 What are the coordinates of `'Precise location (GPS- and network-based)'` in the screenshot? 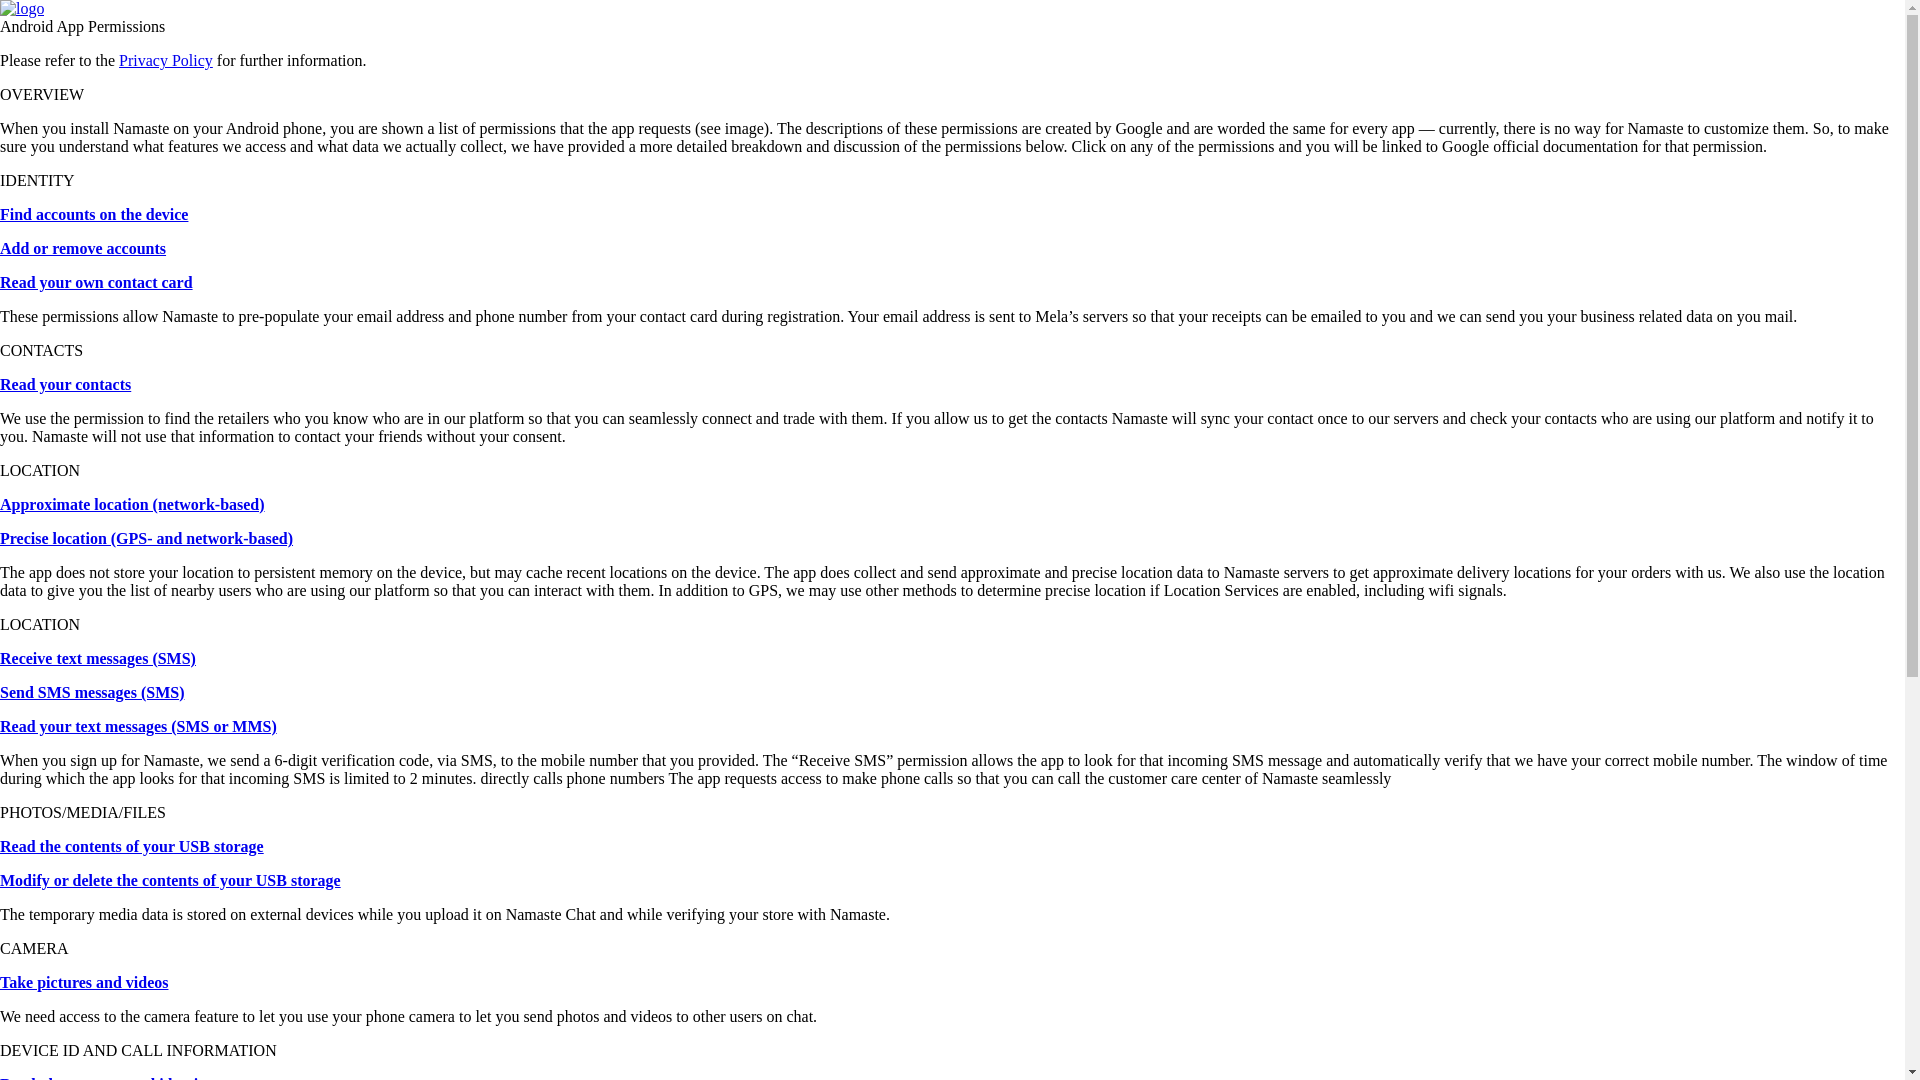 It's located at (145, 537).